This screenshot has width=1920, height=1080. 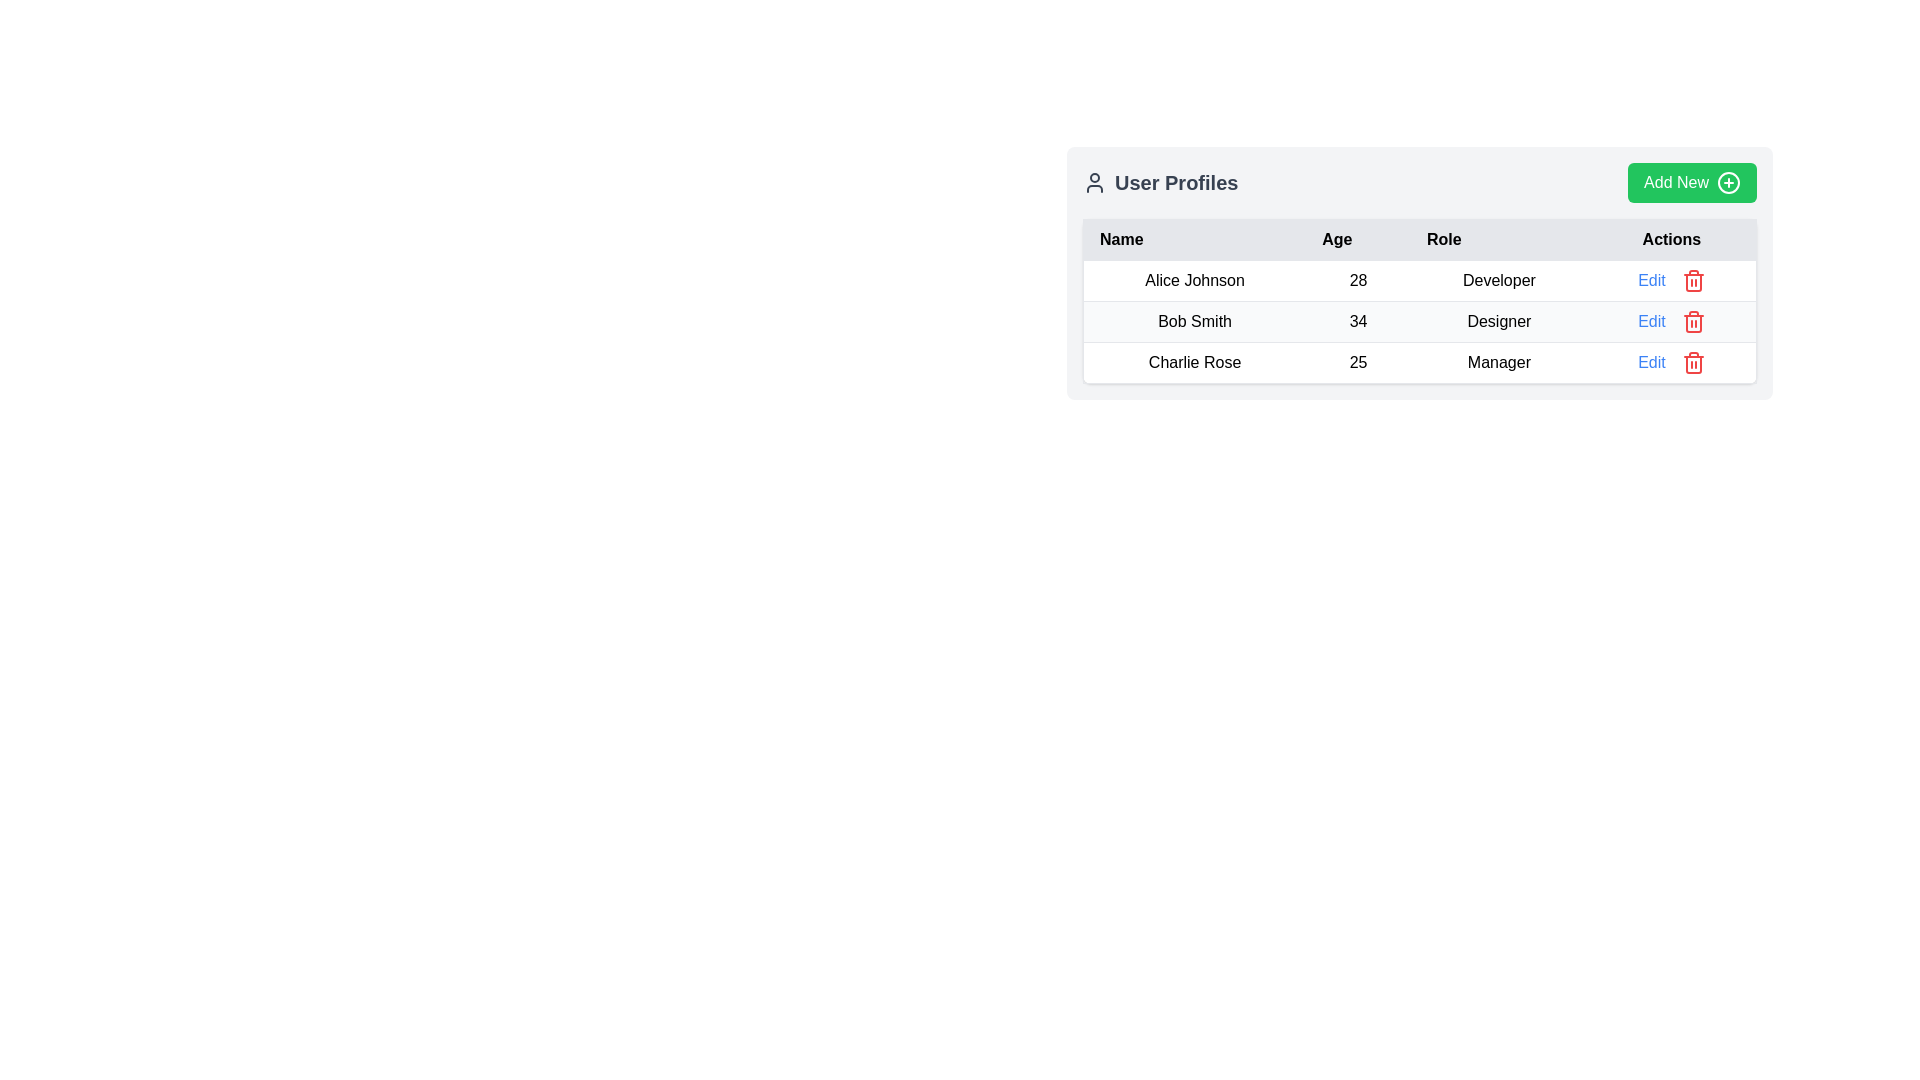 I want to click on the 'Edit' link in the Action button group located in the 'Actions' column of the first row under 'User Profiles' to trigger its hover state, so click(x=1671, y=281).